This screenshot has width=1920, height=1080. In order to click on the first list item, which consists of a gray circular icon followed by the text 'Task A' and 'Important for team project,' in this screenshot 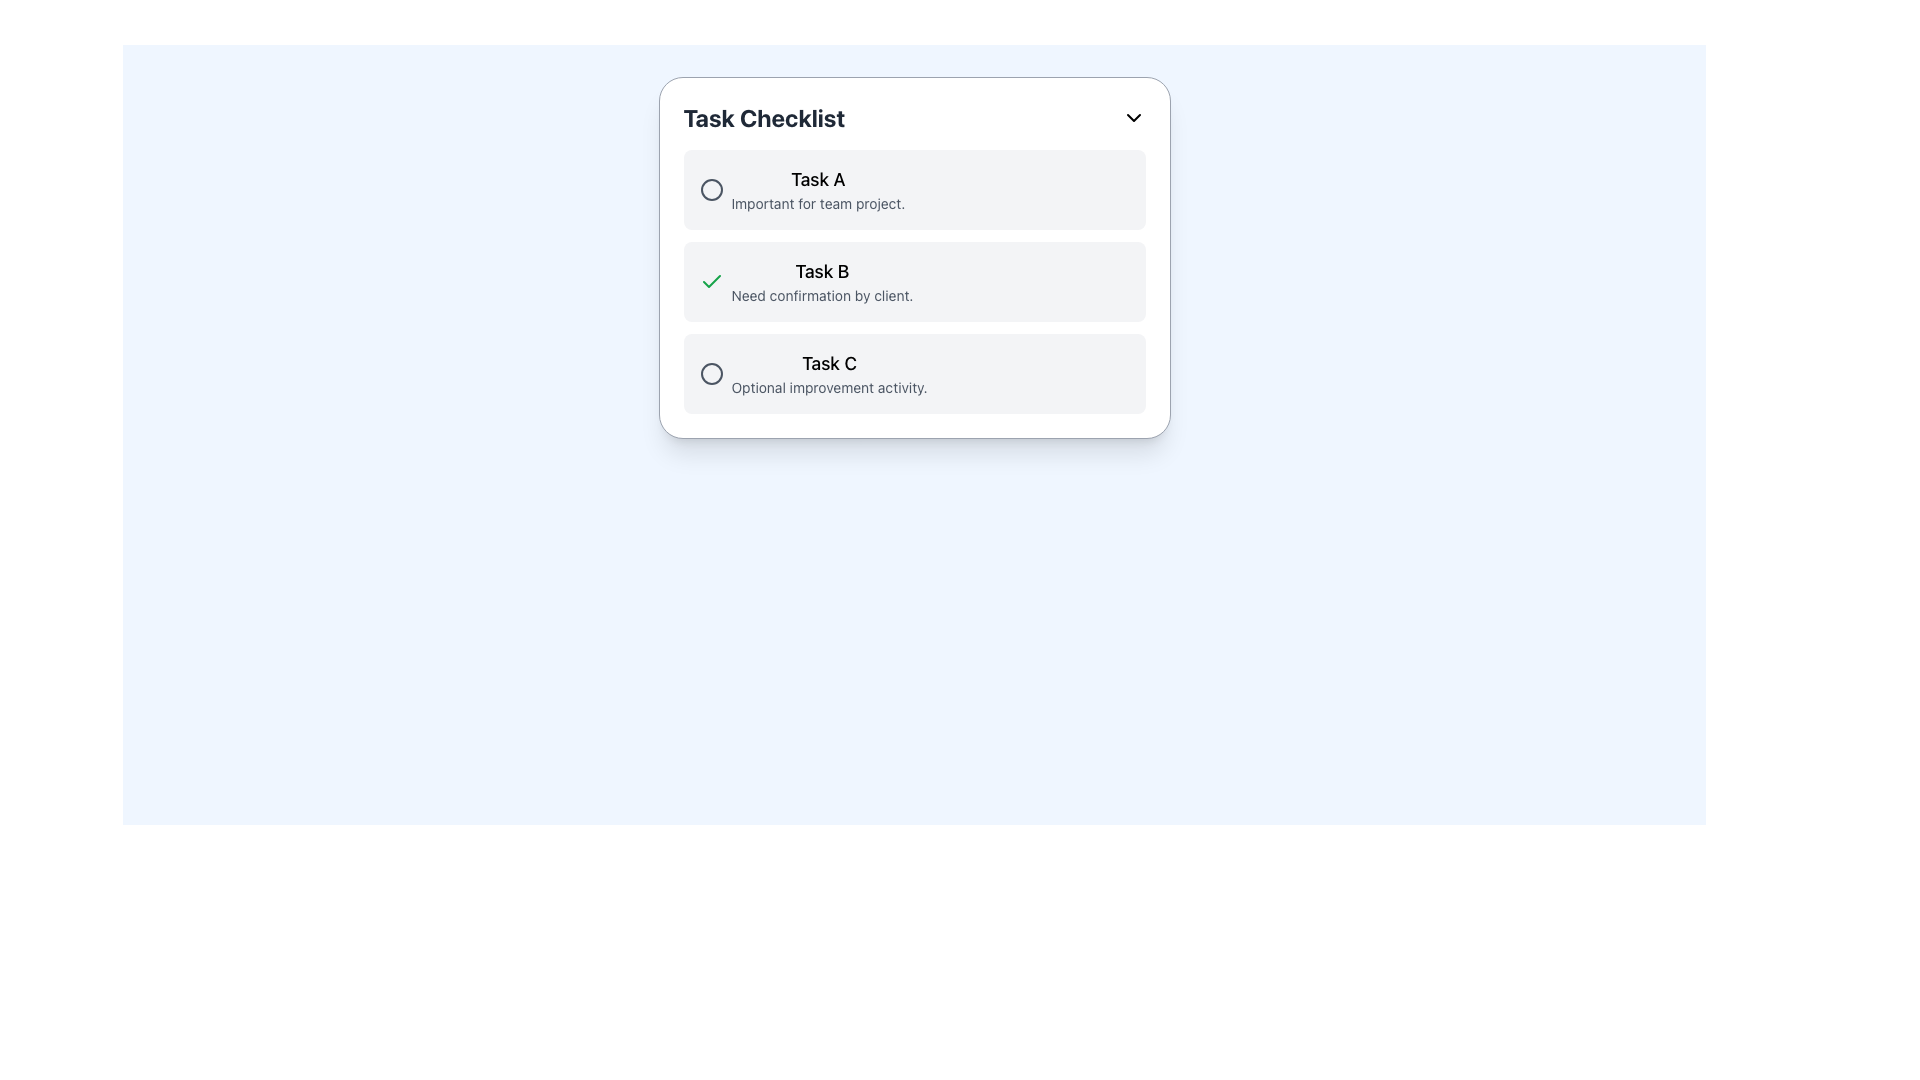, I will do `click(802, 189)`.